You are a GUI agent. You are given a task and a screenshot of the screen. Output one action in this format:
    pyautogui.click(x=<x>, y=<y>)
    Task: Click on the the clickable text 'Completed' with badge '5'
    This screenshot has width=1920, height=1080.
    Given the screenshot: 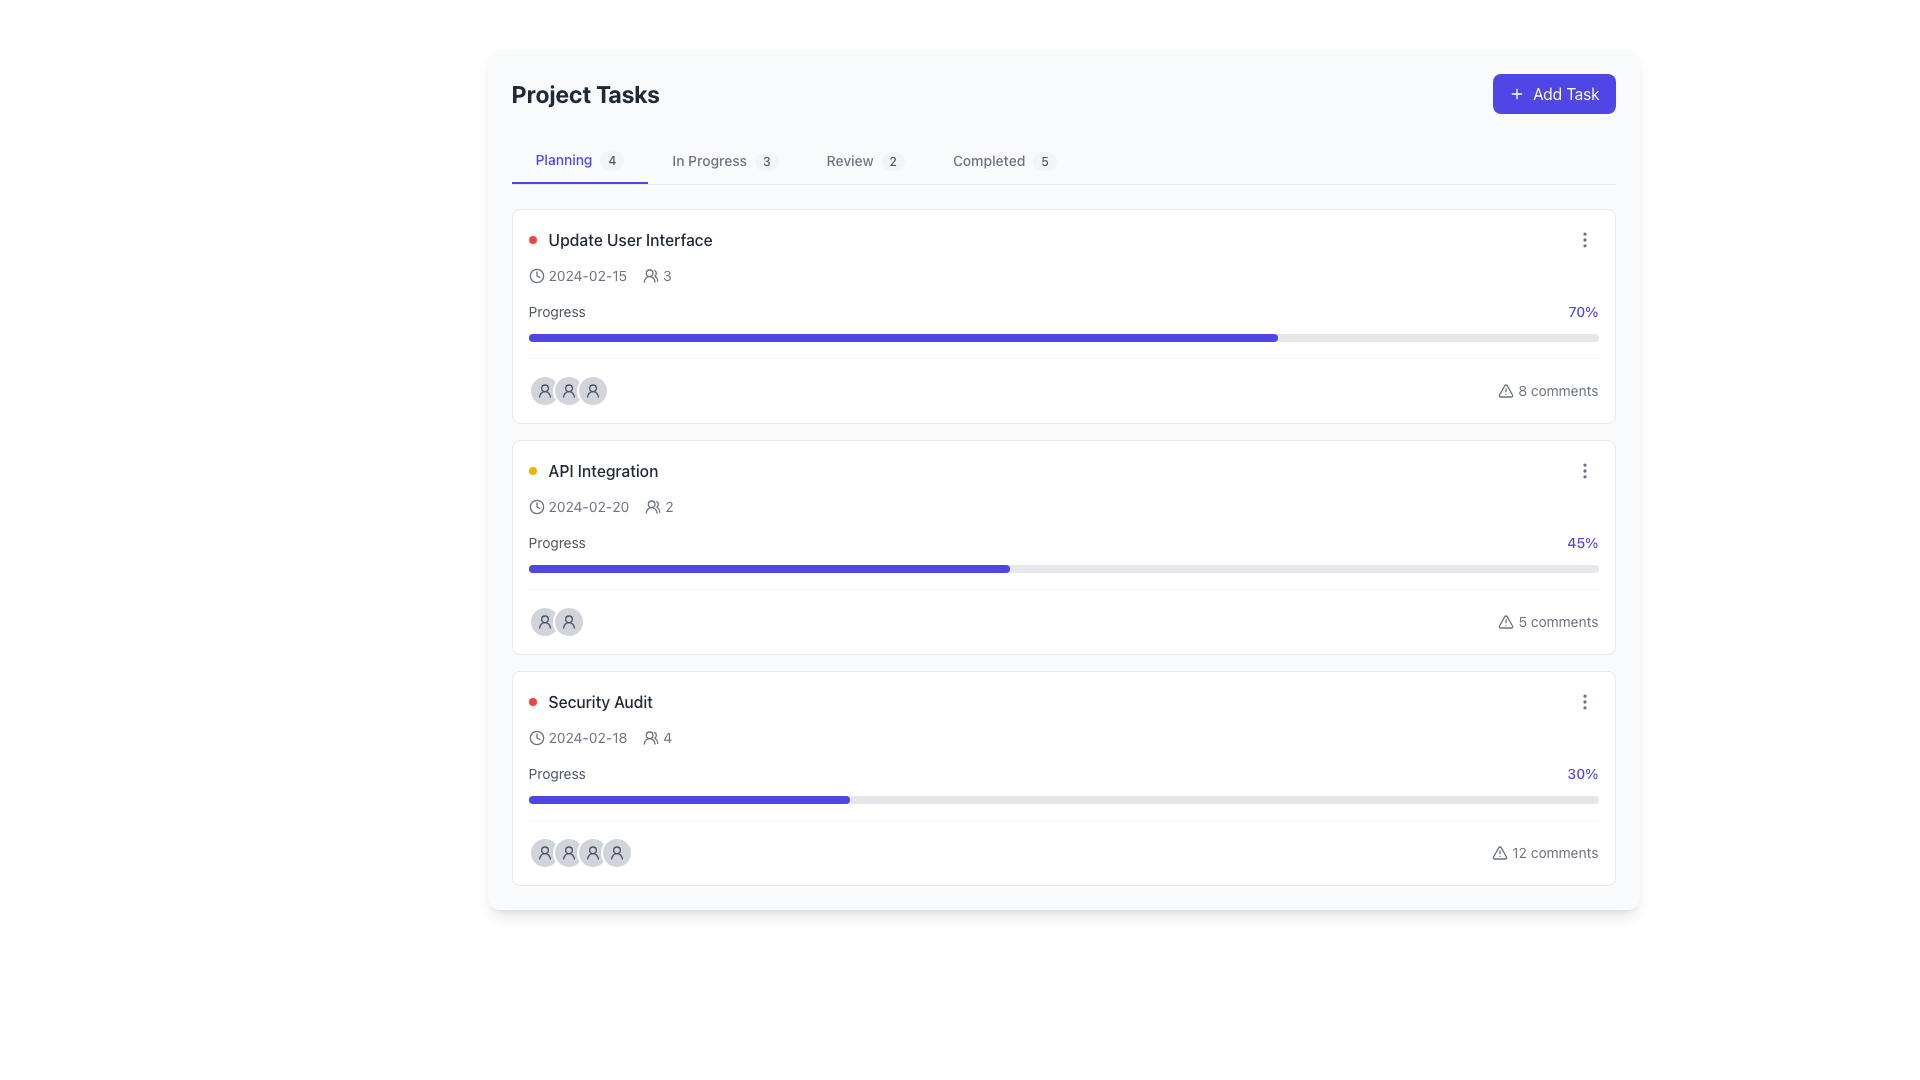 What is the action you would take?
    pyautogui.click(x=1004, y=160)
    